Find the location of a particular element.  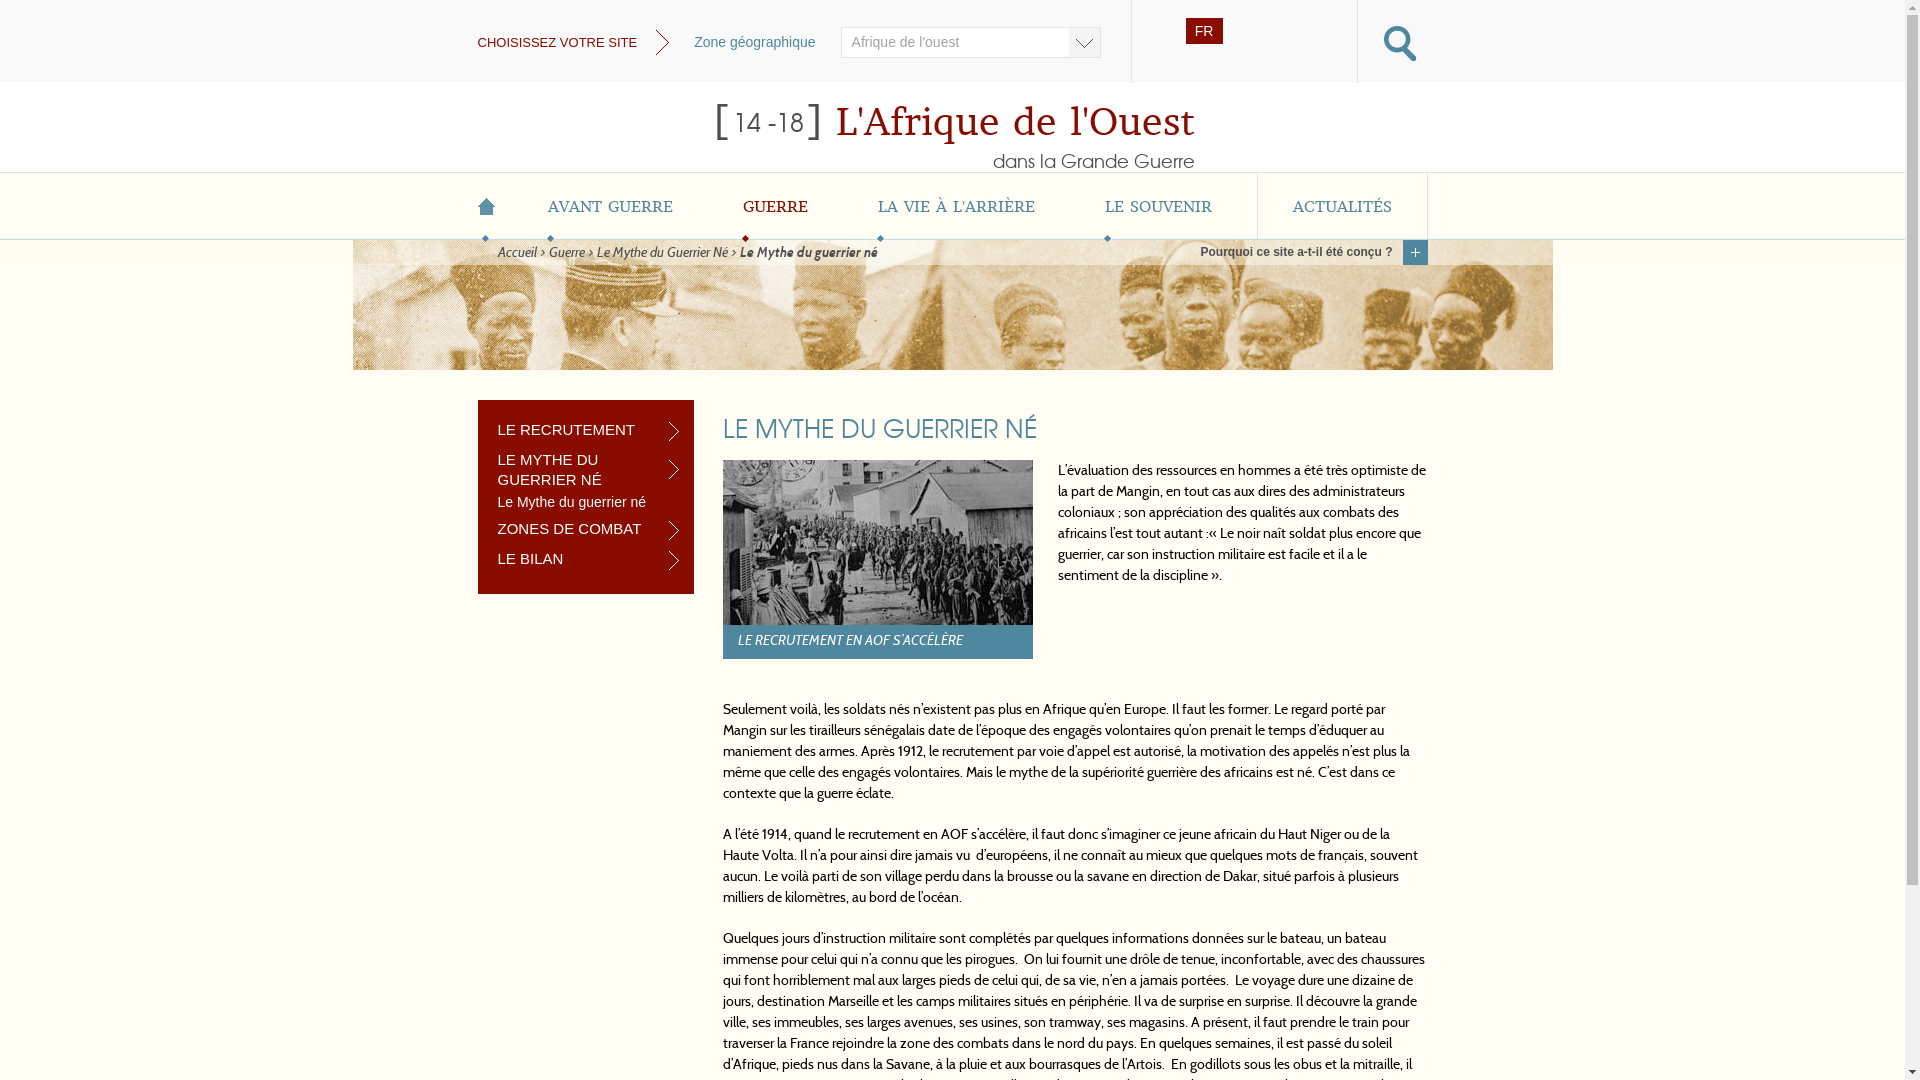

'ACCUEIL' is located at coordinates (495, 205).